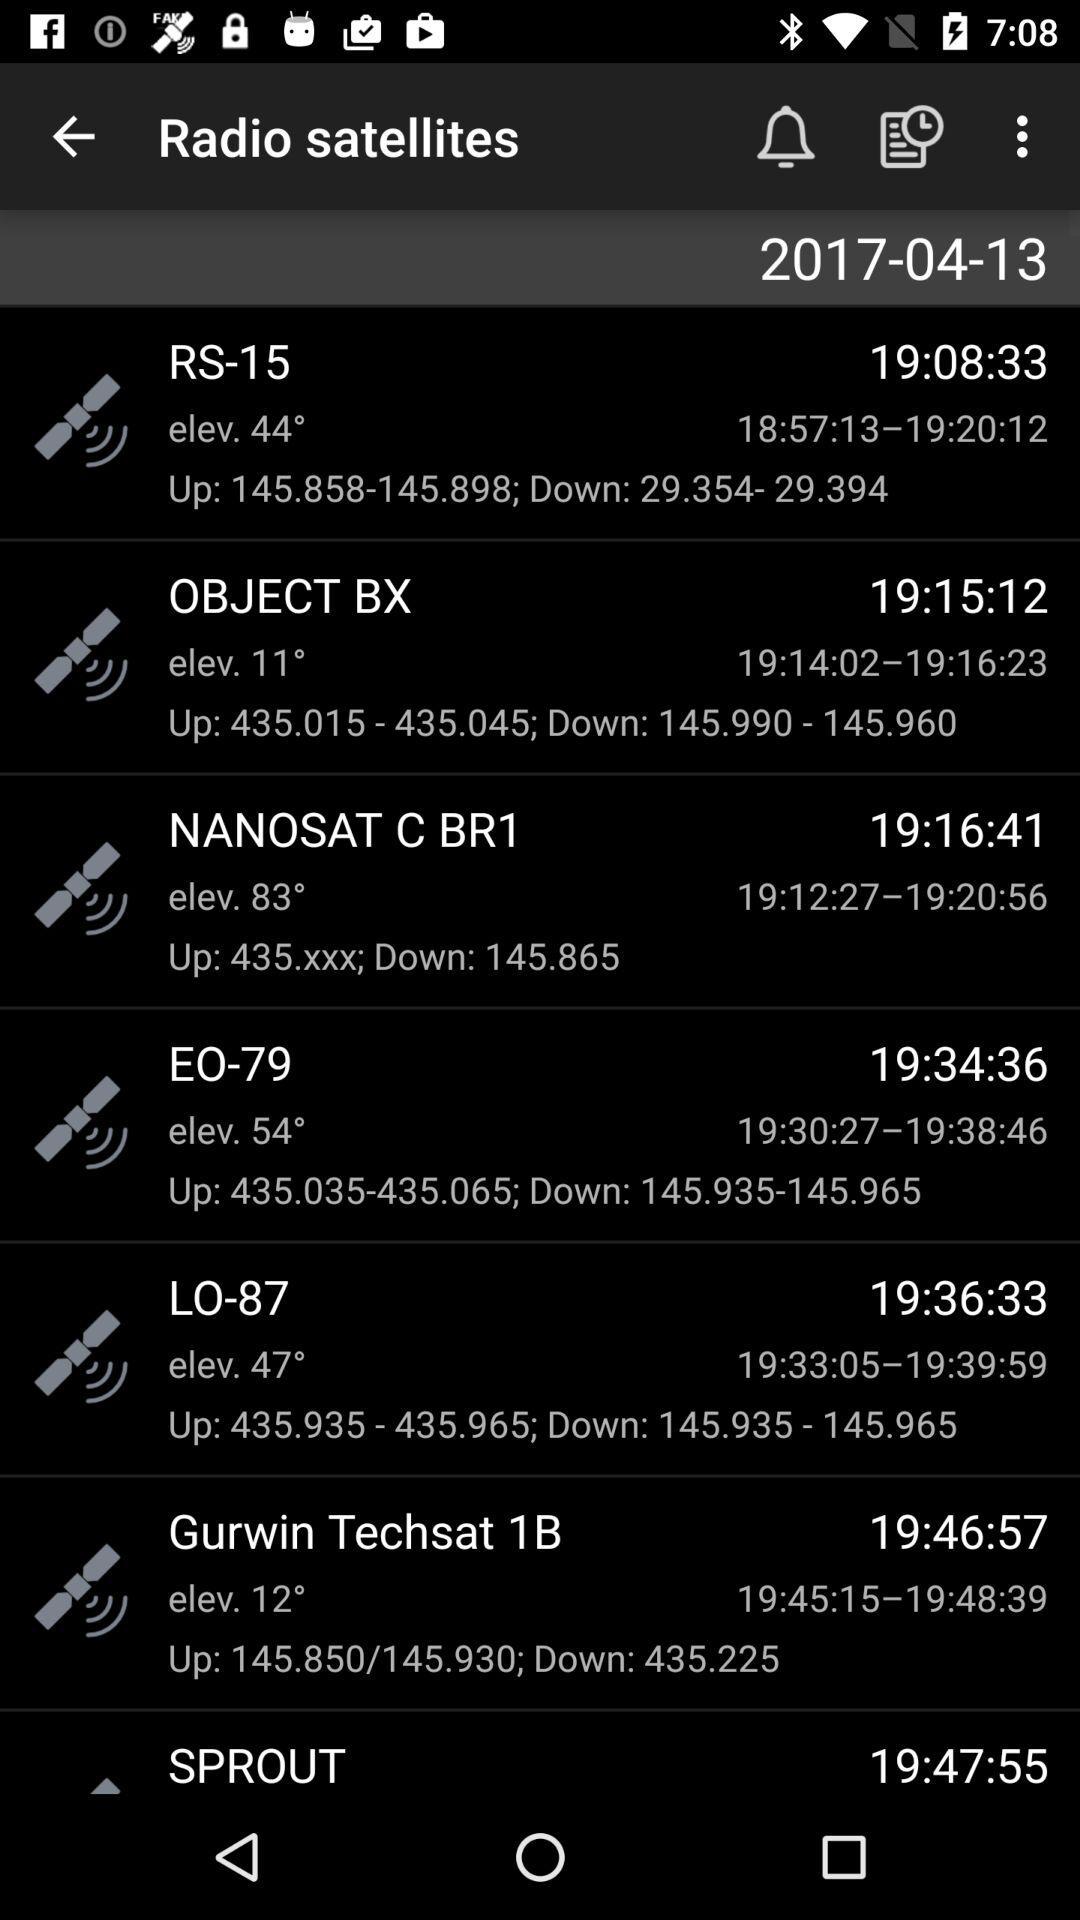  What do you see at coordinates (517, 828) in the screenshot?
I see `the nanosat c br1 icon` at bounding box center [517, 828].